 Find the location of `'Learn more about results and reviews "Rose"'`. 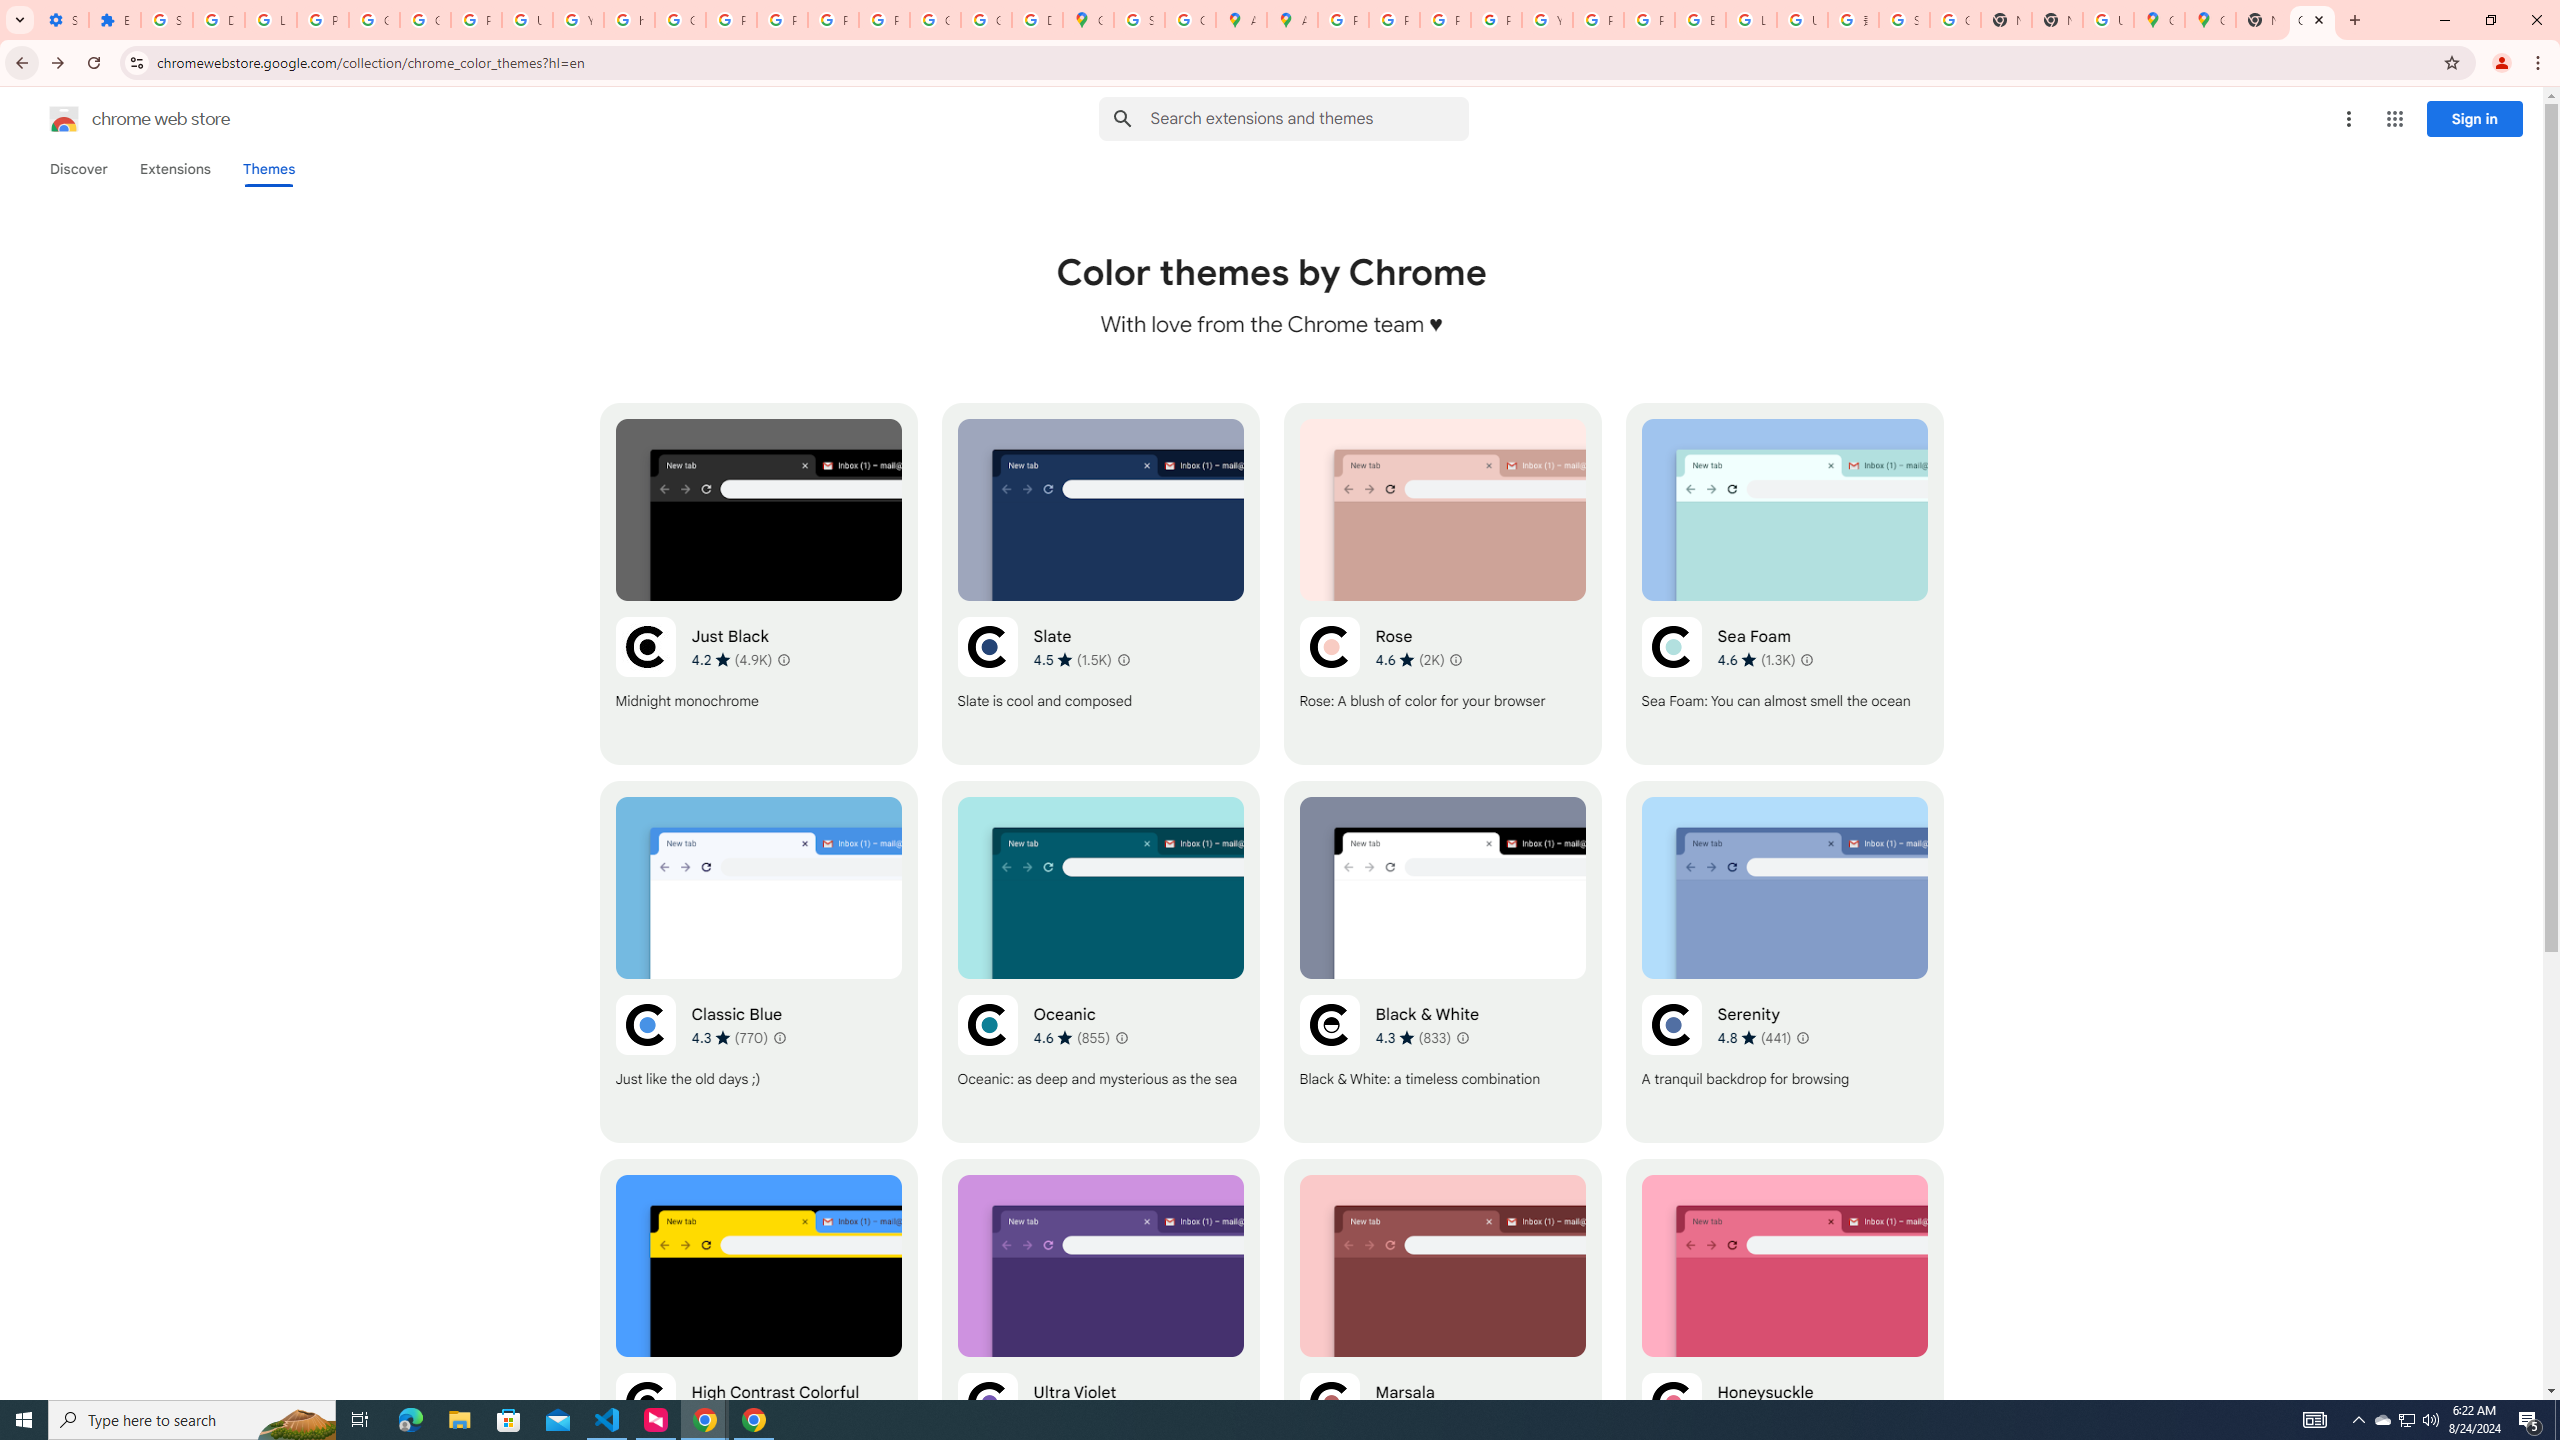

'Learn more about results and reviews "Rose"' is located at coordinates (1455, 659).